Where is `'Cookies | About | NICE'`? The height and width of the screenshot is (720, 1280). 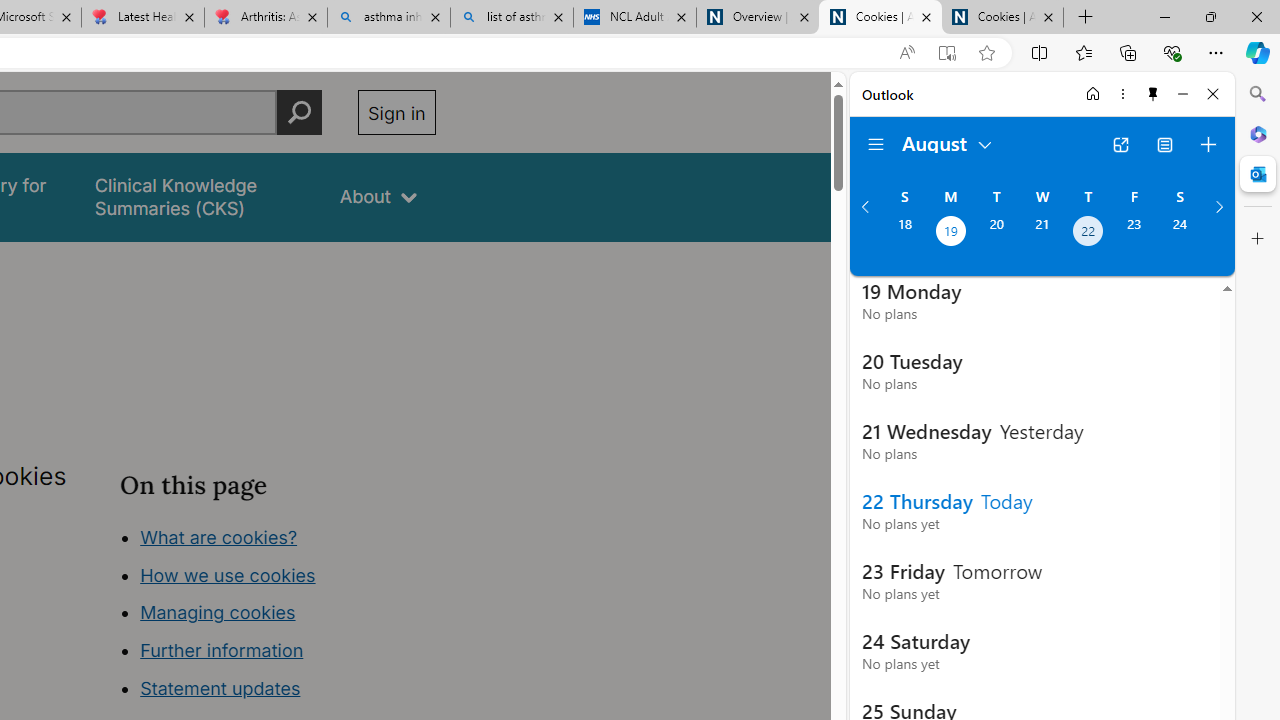
'Cookies | About | NICE' is located at coordinates (1002, 17).